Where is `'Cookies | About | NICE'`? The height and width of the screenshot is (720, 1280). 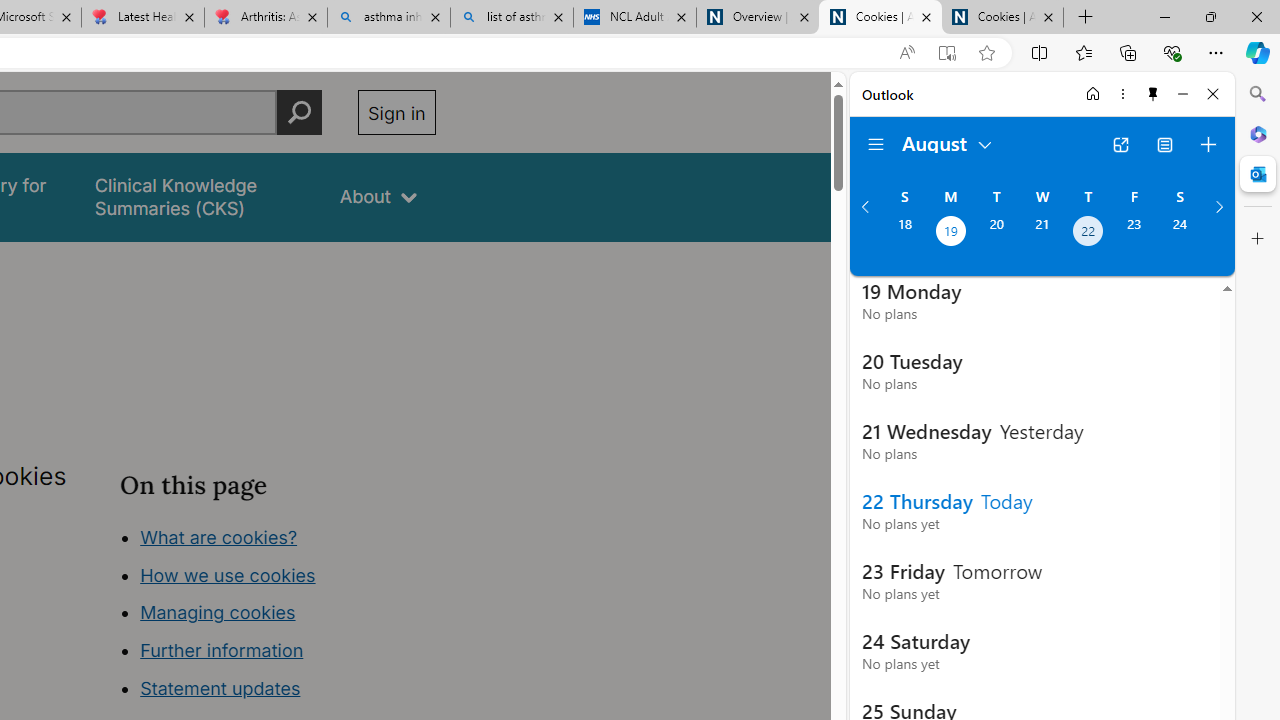
'Cookies | About | NICE' is located at coordinates (1002, 17).